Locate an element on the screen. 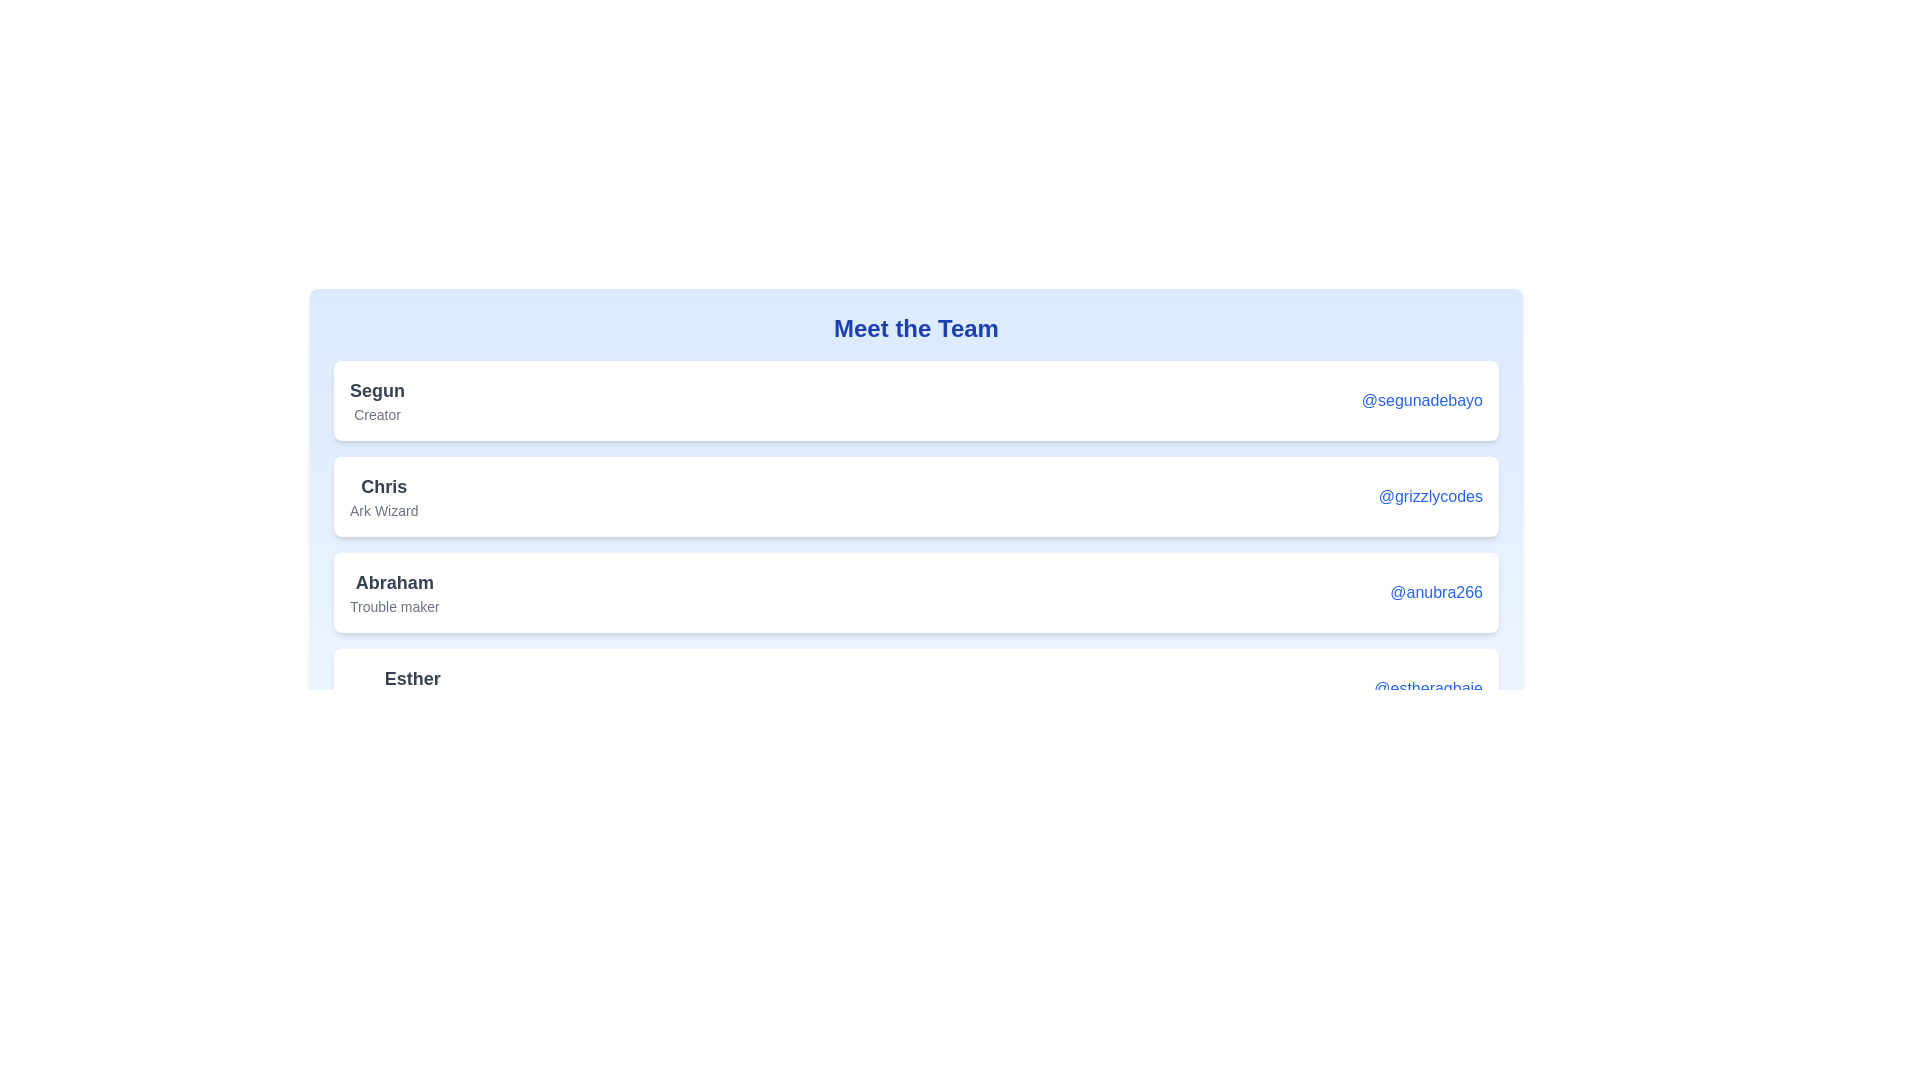  the Text Label styled in a large, bold font in dark gray color within the second user profile box from the top in the 'Meet the Team' section, which is positioned above the description 'Ark Wizard' is located at coordinates (384, 486).